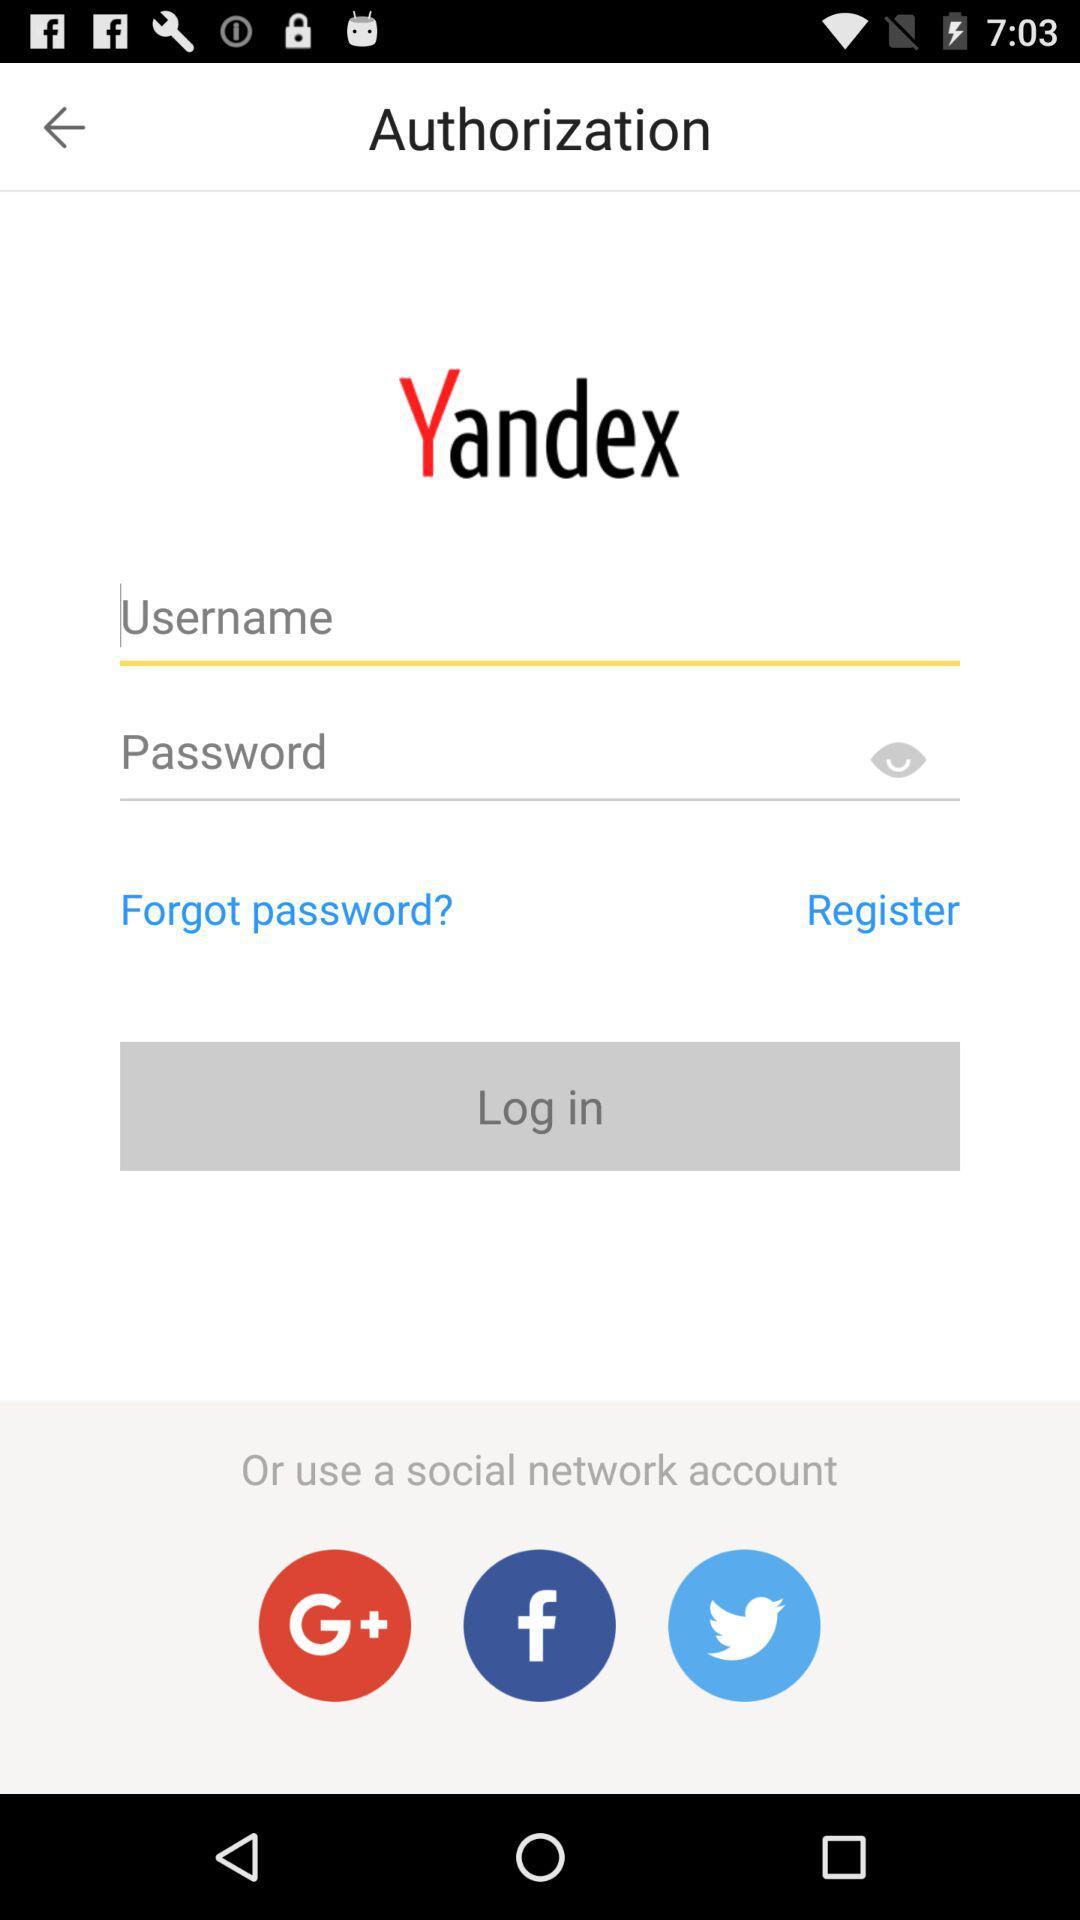 The image size is (1080, 1920). I want to click on mail logo, so click(538, 422).